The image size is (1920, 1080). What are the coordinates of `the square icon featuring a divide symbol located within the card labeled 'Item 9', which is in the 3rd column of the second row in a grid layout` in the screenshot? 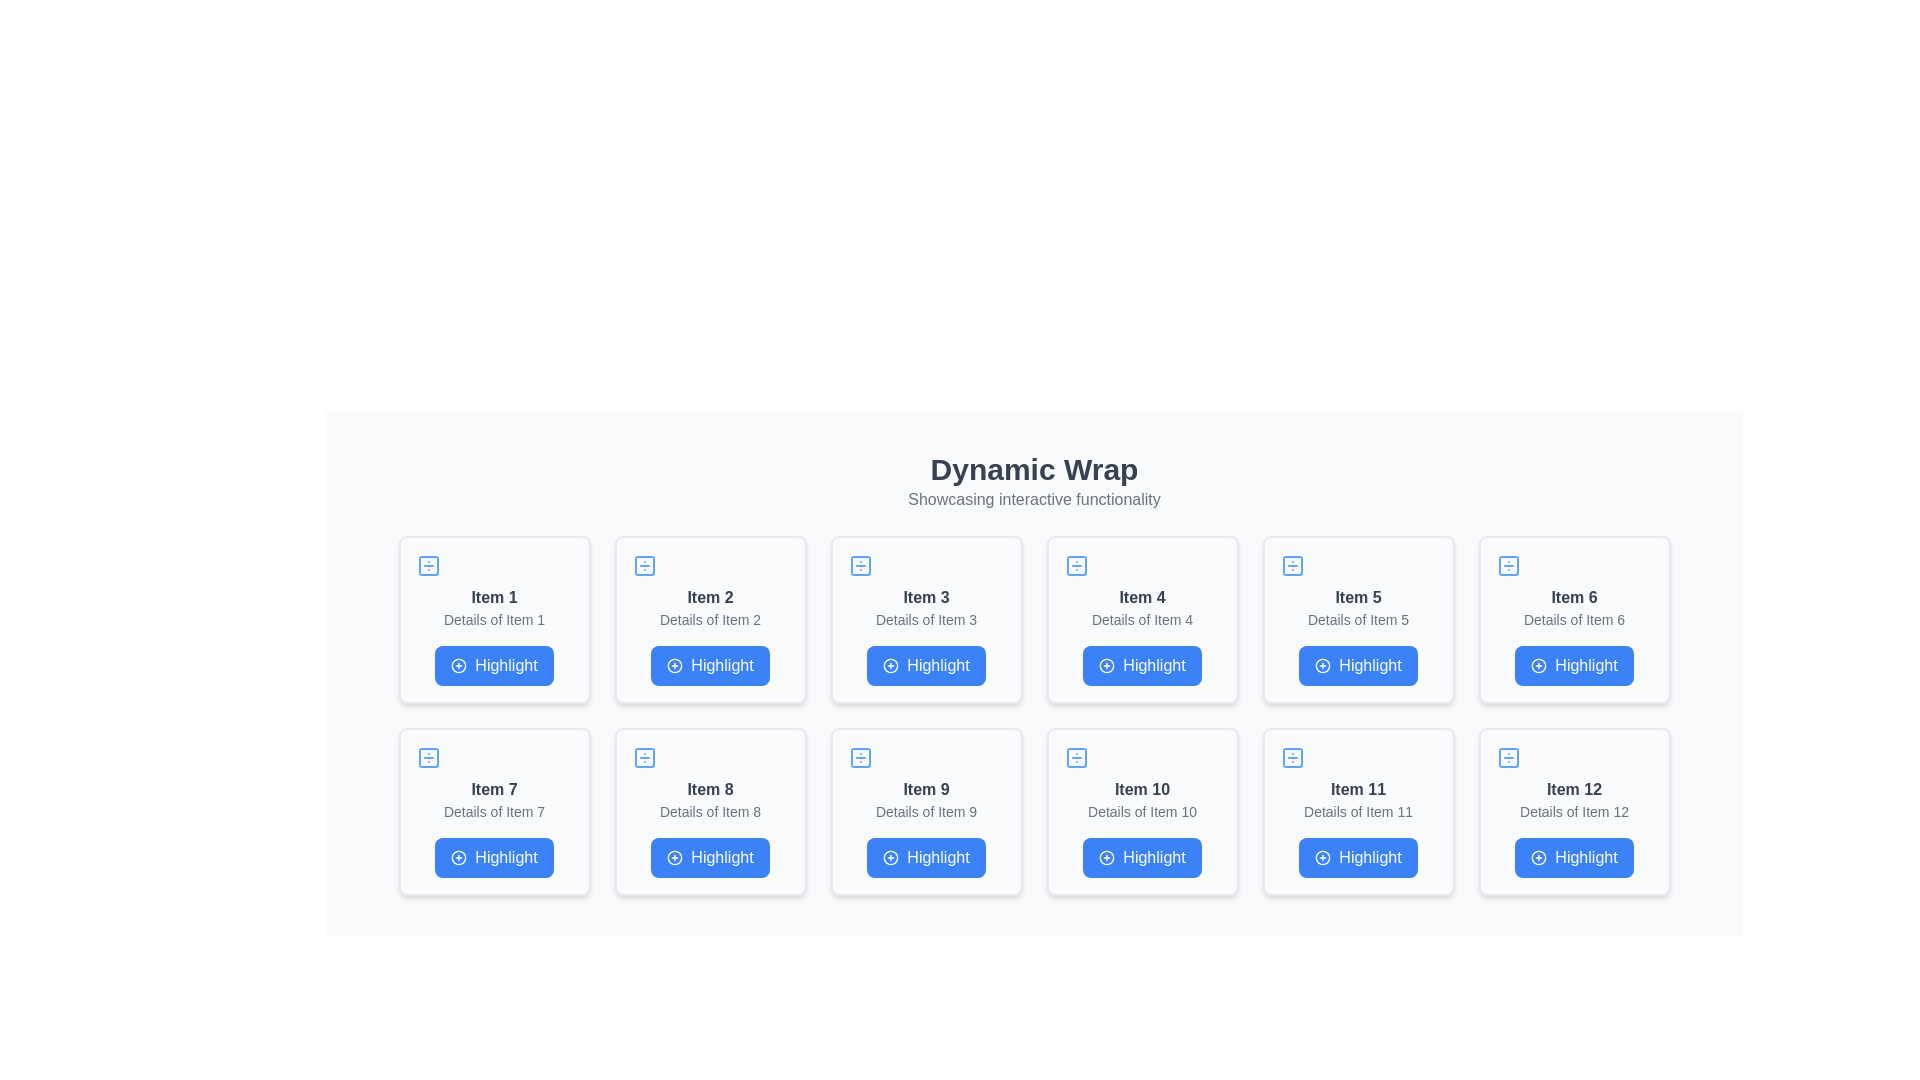 It's located at (860, 758).